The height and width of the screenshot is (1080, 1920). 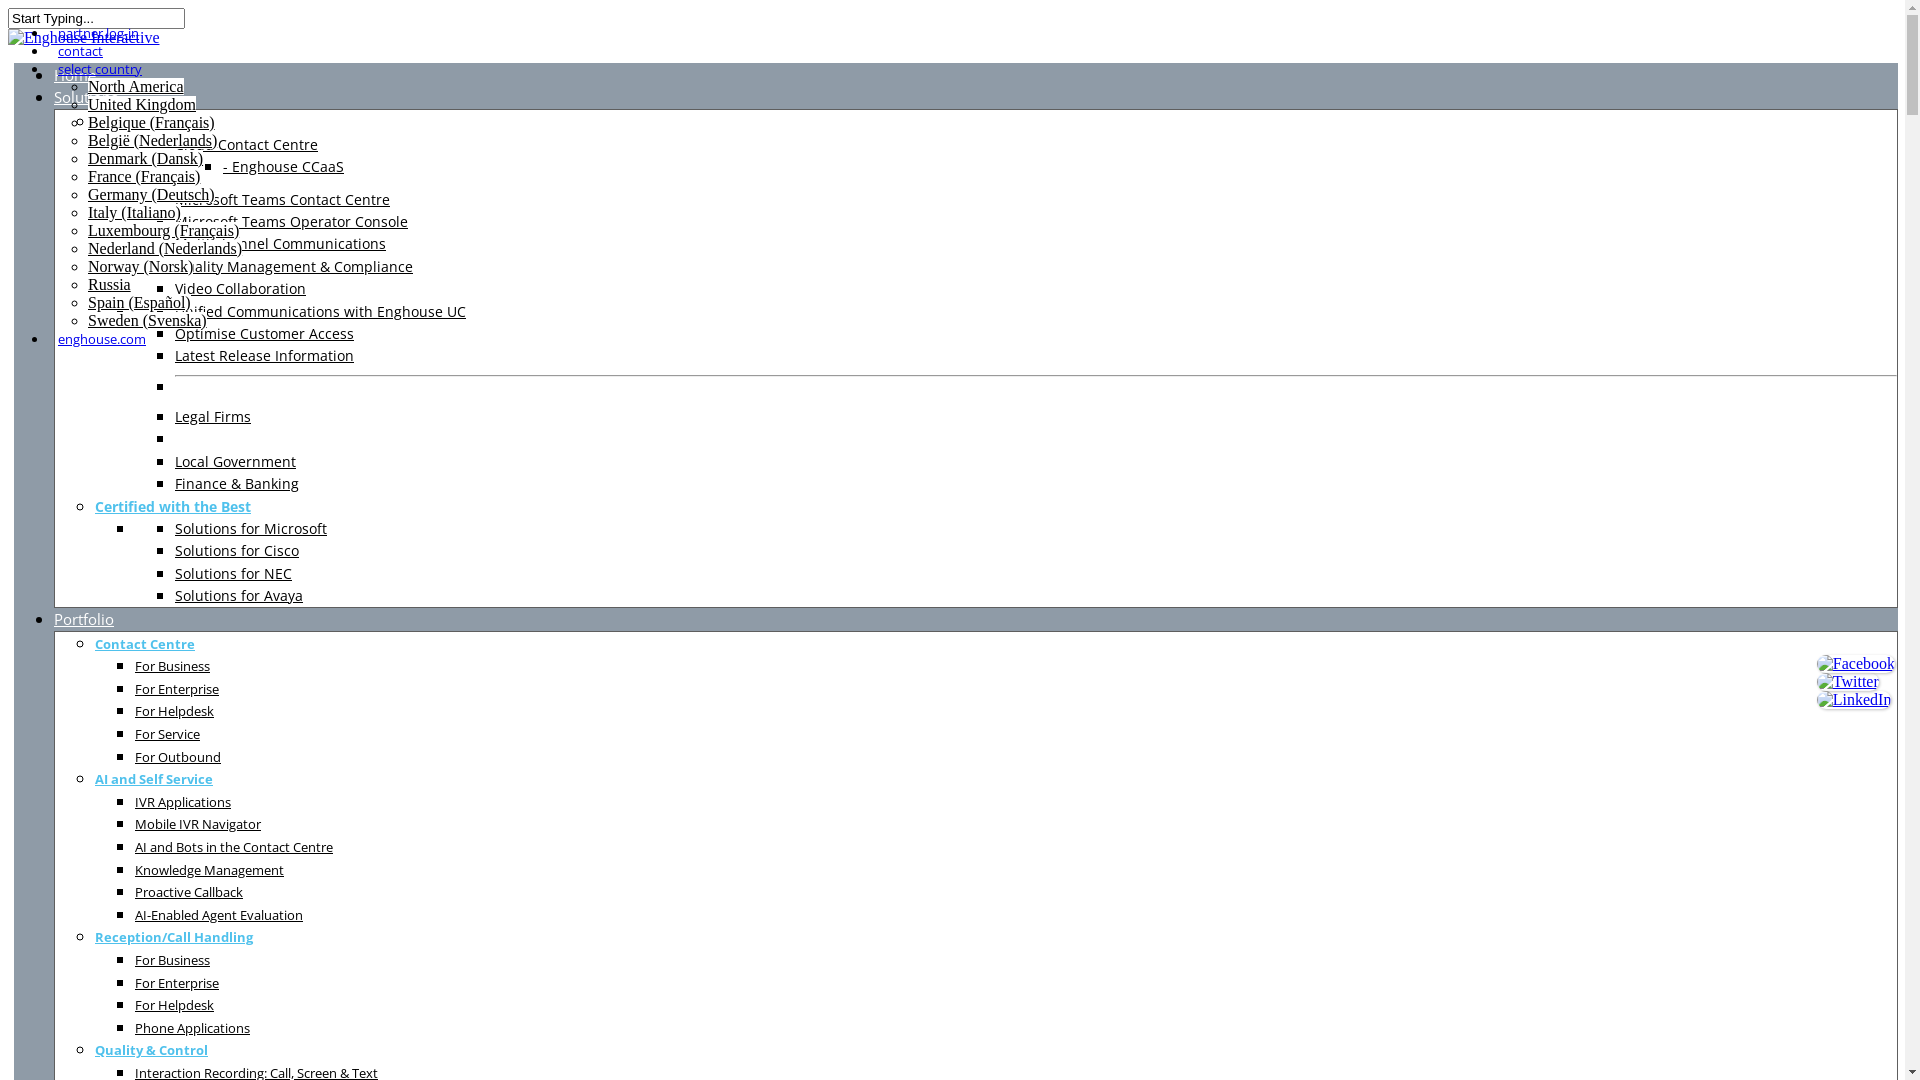 I want to click on 'Germany (Deutsch)', so click(x=150, y=194).